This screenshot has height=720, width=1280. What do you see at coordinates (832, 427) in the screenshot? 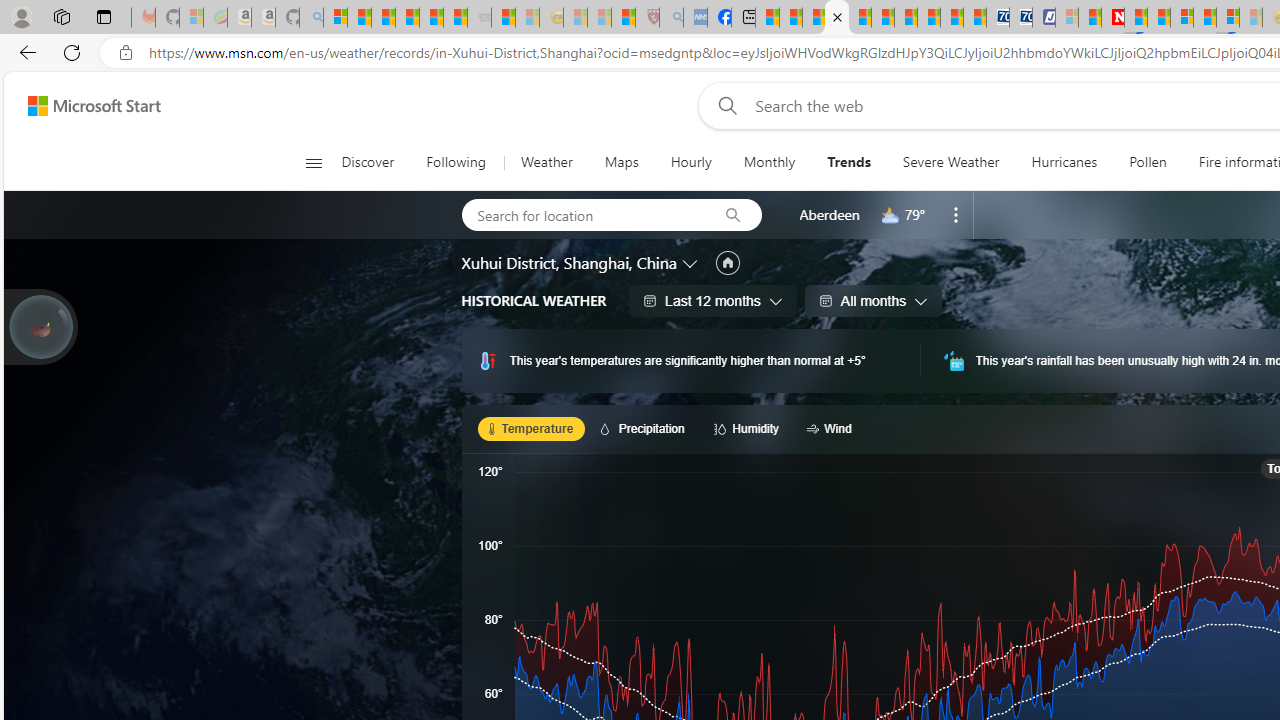
I see `'Wind'` at bounding box center [832, 427].